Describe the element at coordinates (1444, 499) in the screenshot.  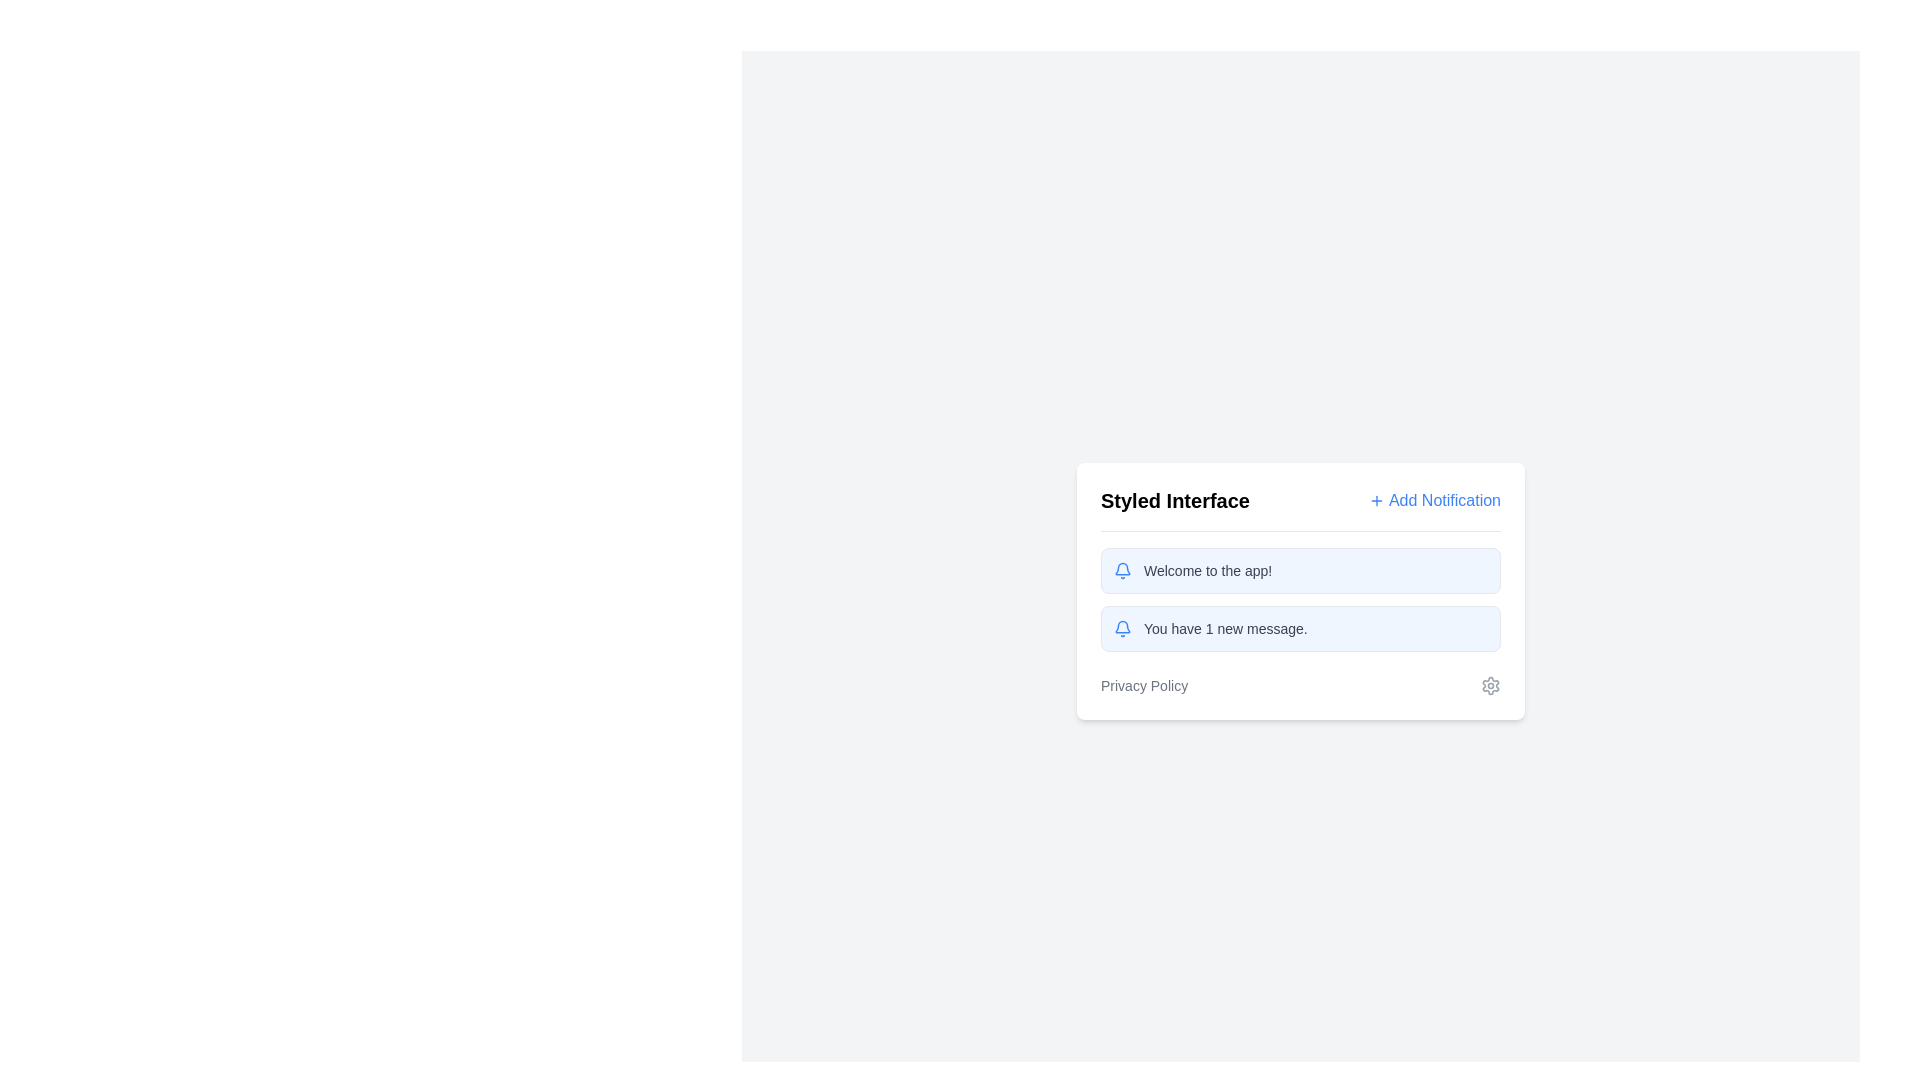
I see `the clickable text 'Add Notification', which is styled in blue and located to the top-right of the 'Styled Interface' panel` at that location.